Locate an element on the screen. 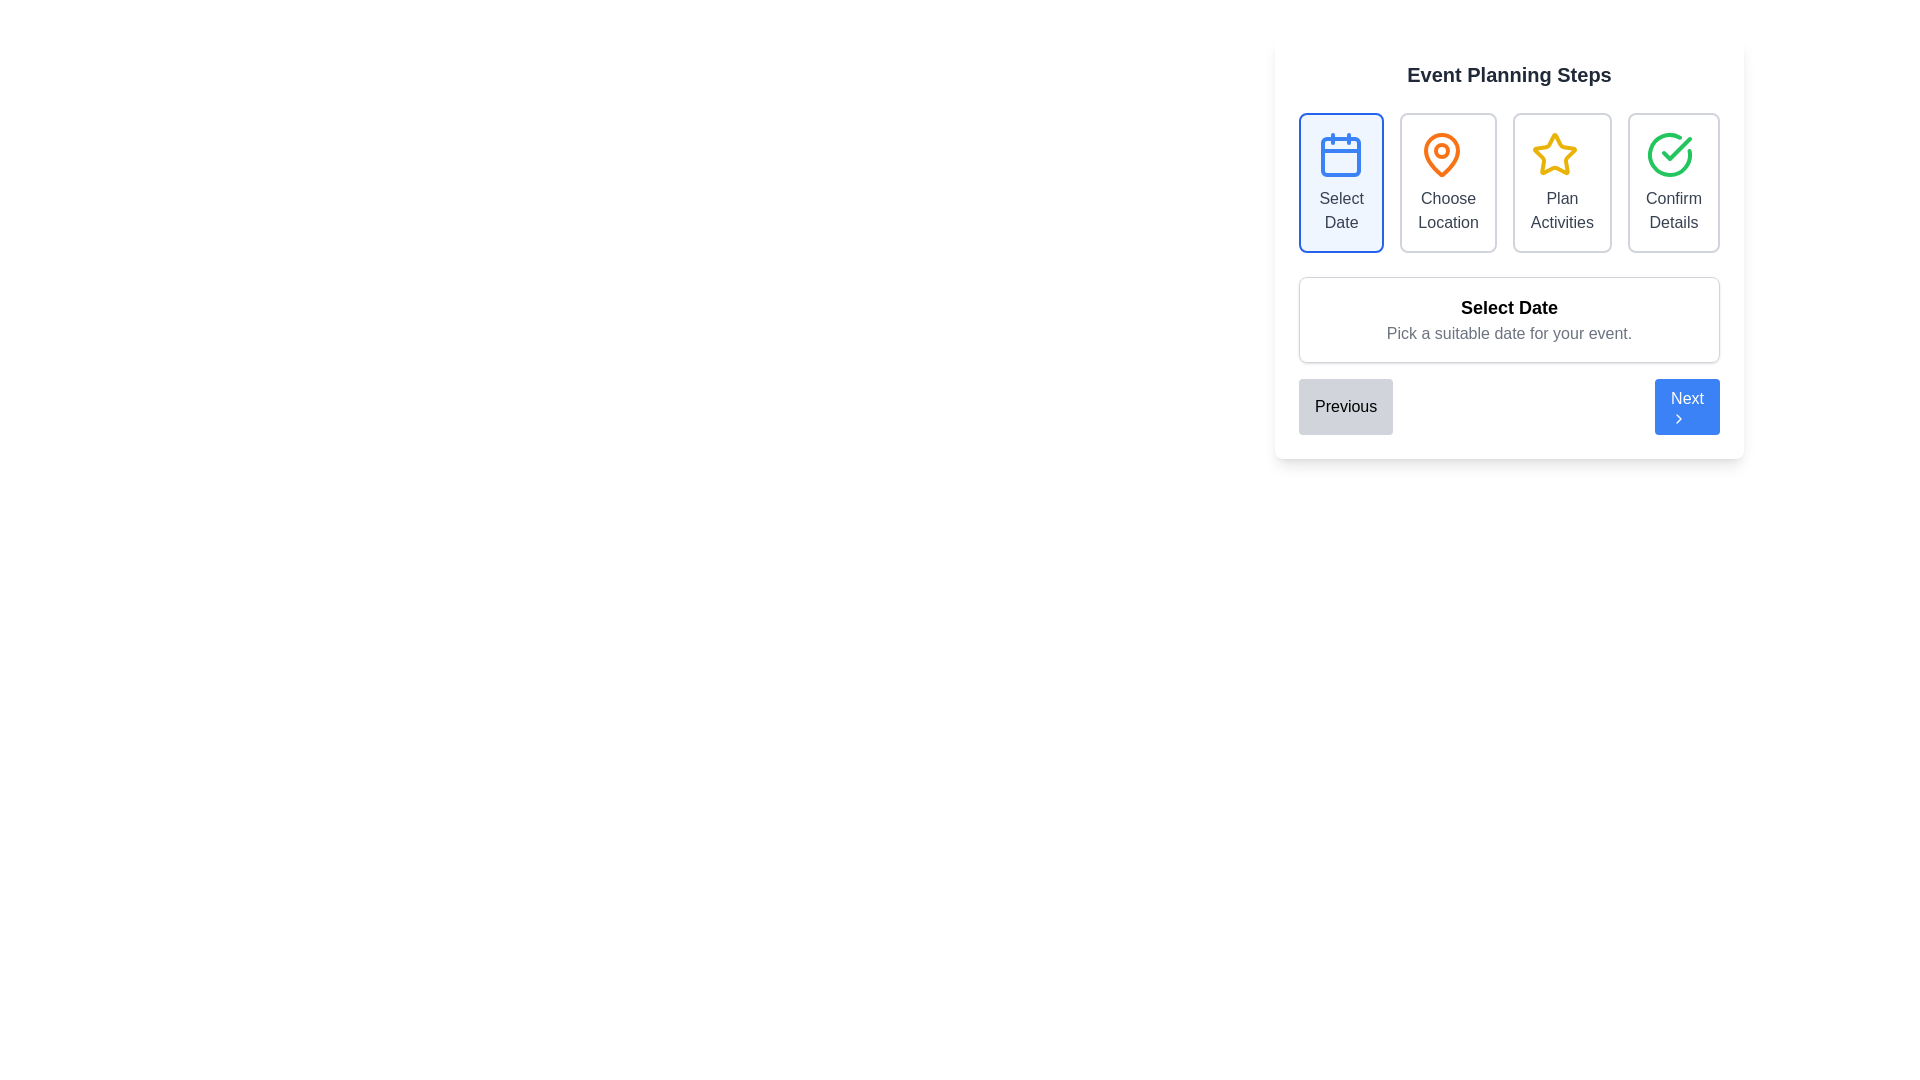 The height and width of the screenshot is (1080, 1920). the rightmost icon in the sequence of four step icons at the top of the 'Event Planning Steps' interface to interact with the step of confirming details is located at coordinates (1670, 153).